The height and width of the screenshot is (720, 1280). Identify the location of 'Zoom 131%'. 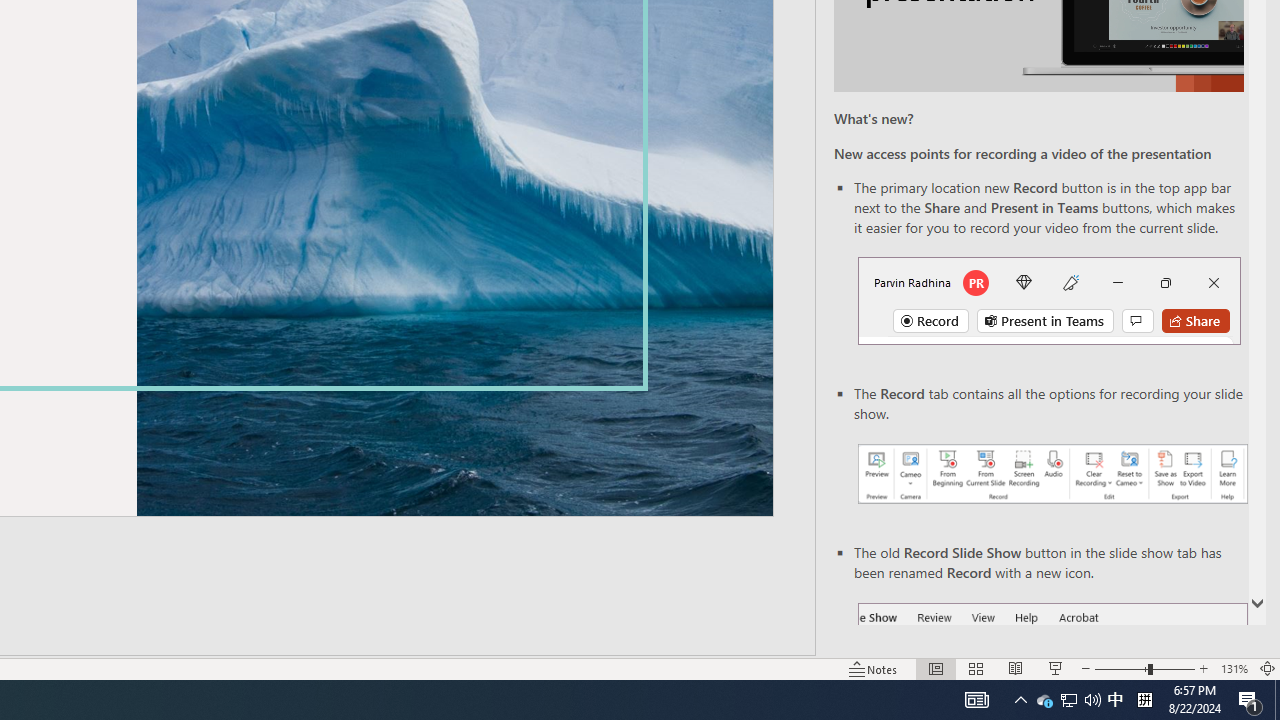
(1233, 669).